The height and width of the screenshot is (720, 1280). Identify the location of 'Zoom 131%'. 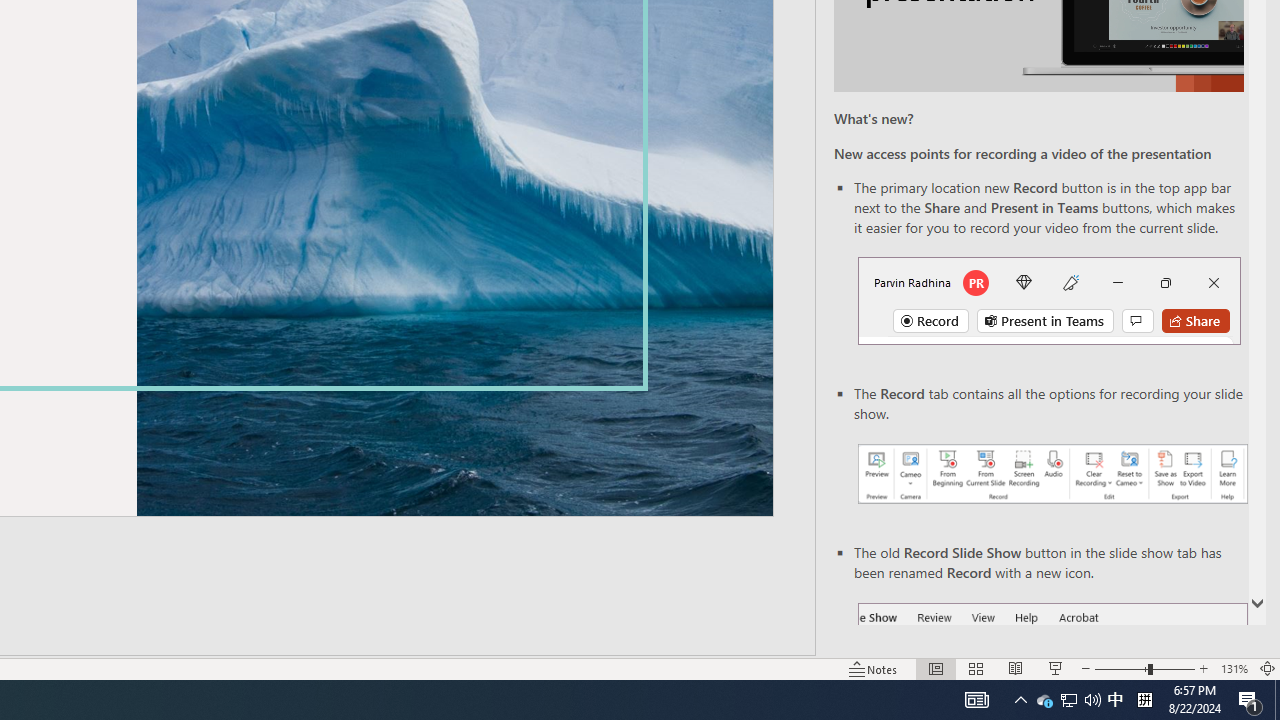
(1233, 669).